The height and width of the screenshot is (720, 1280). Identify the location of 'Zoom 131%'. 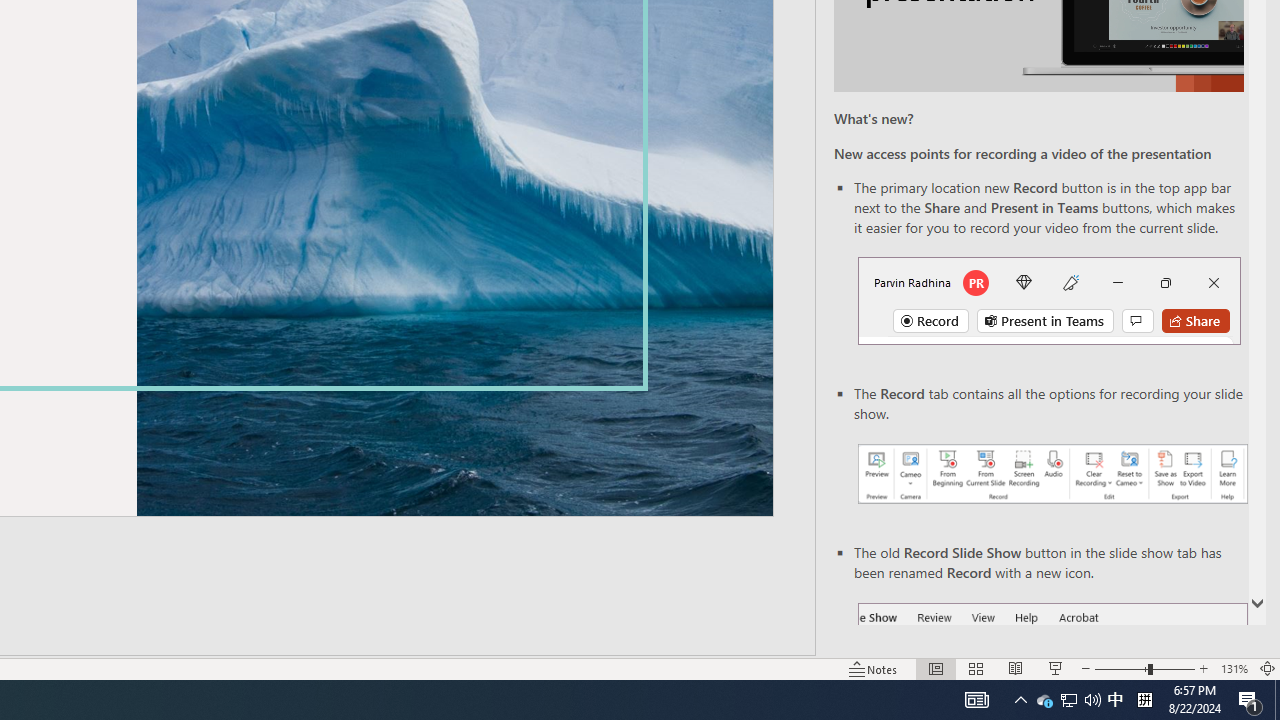
(1233, 669).